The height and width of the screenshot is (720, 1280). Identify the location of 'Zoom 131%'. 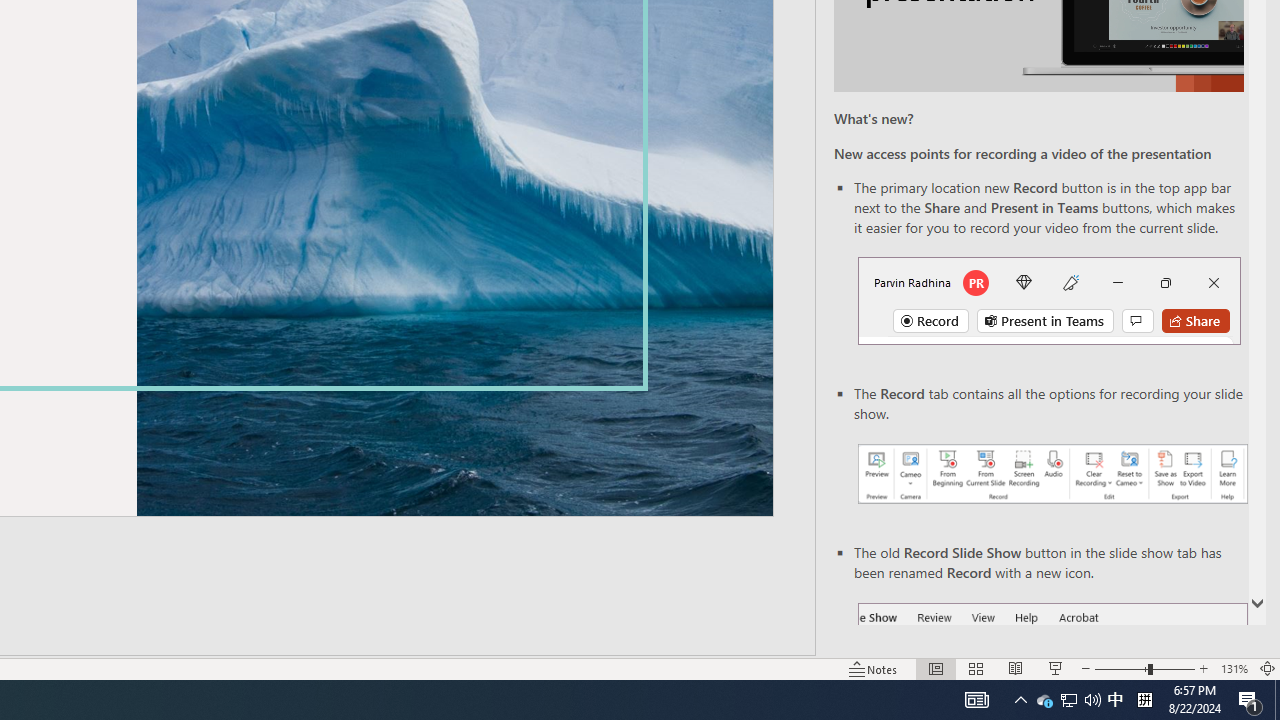
(1233, 669).